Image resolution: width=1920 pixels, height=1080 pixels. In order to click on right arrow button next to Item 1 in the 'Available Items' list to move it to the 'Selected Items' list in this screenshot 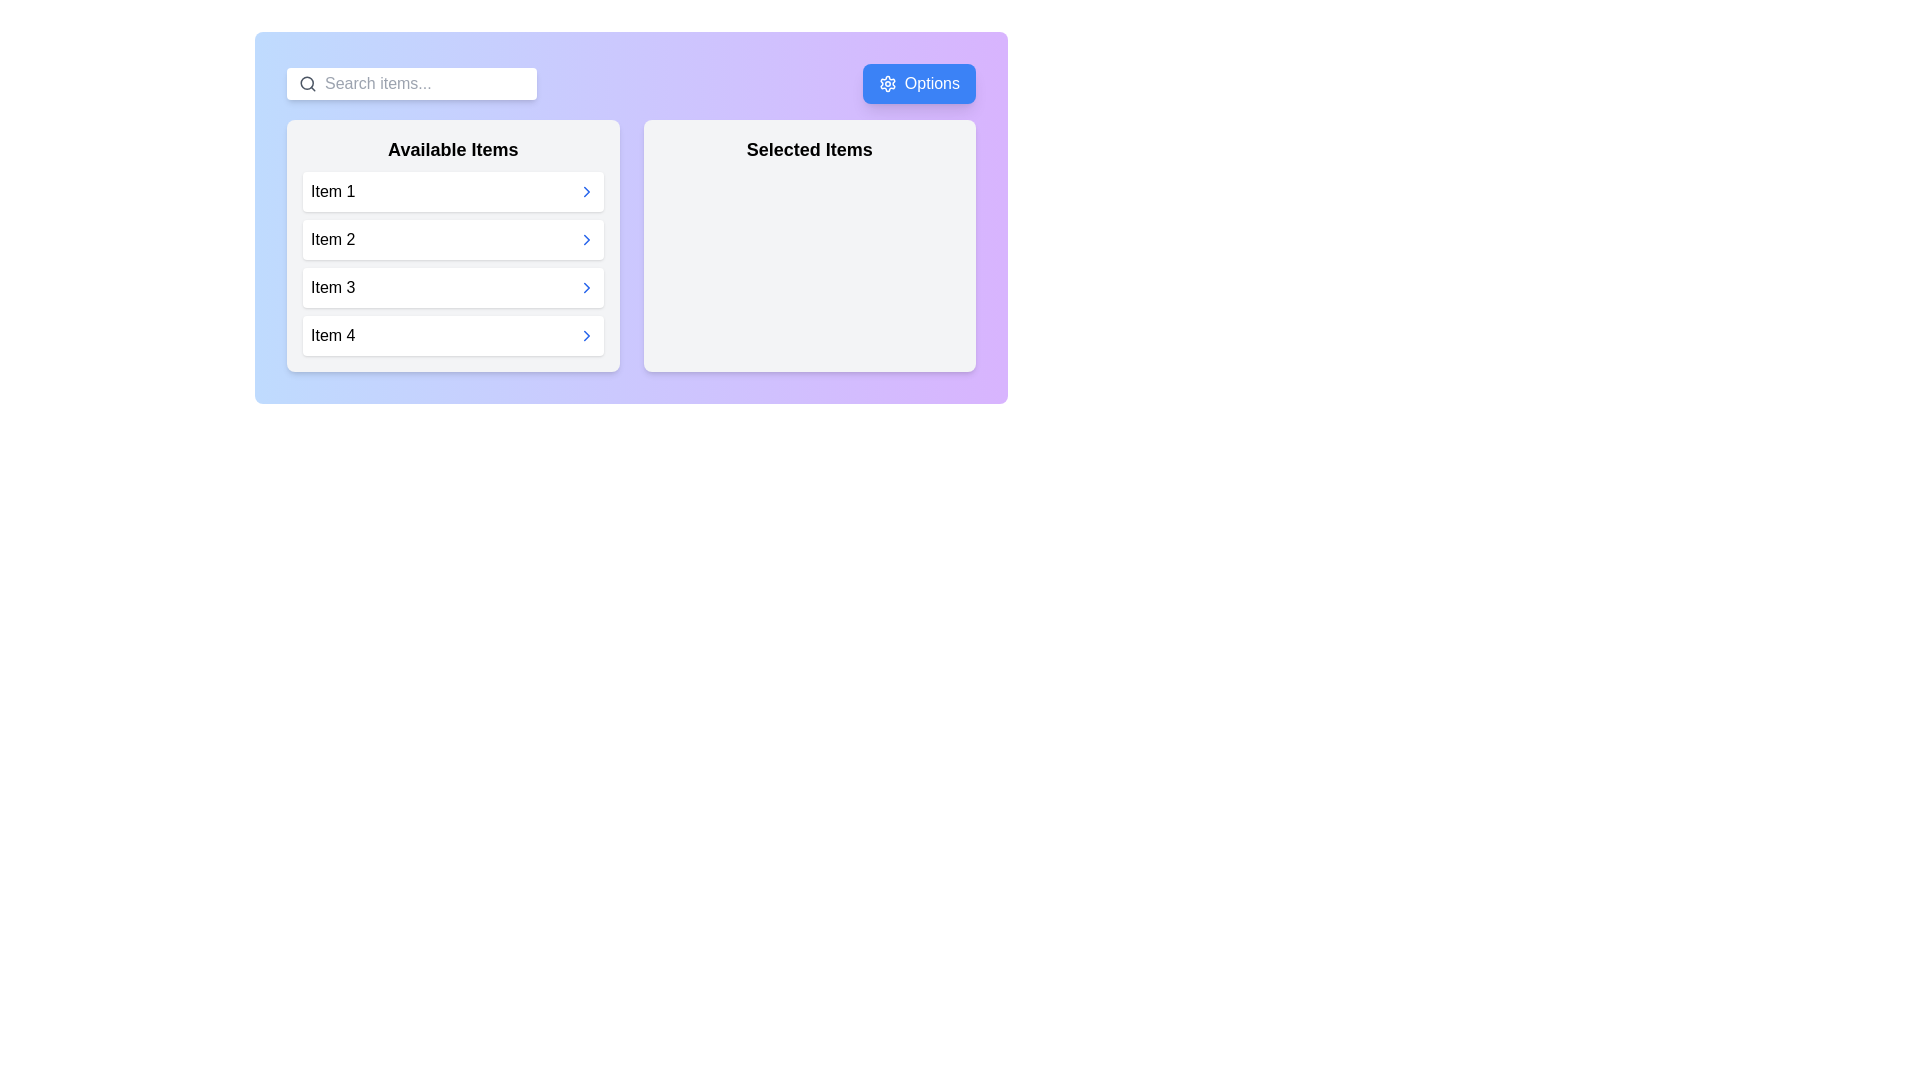, I will do `click(585, 192)`.